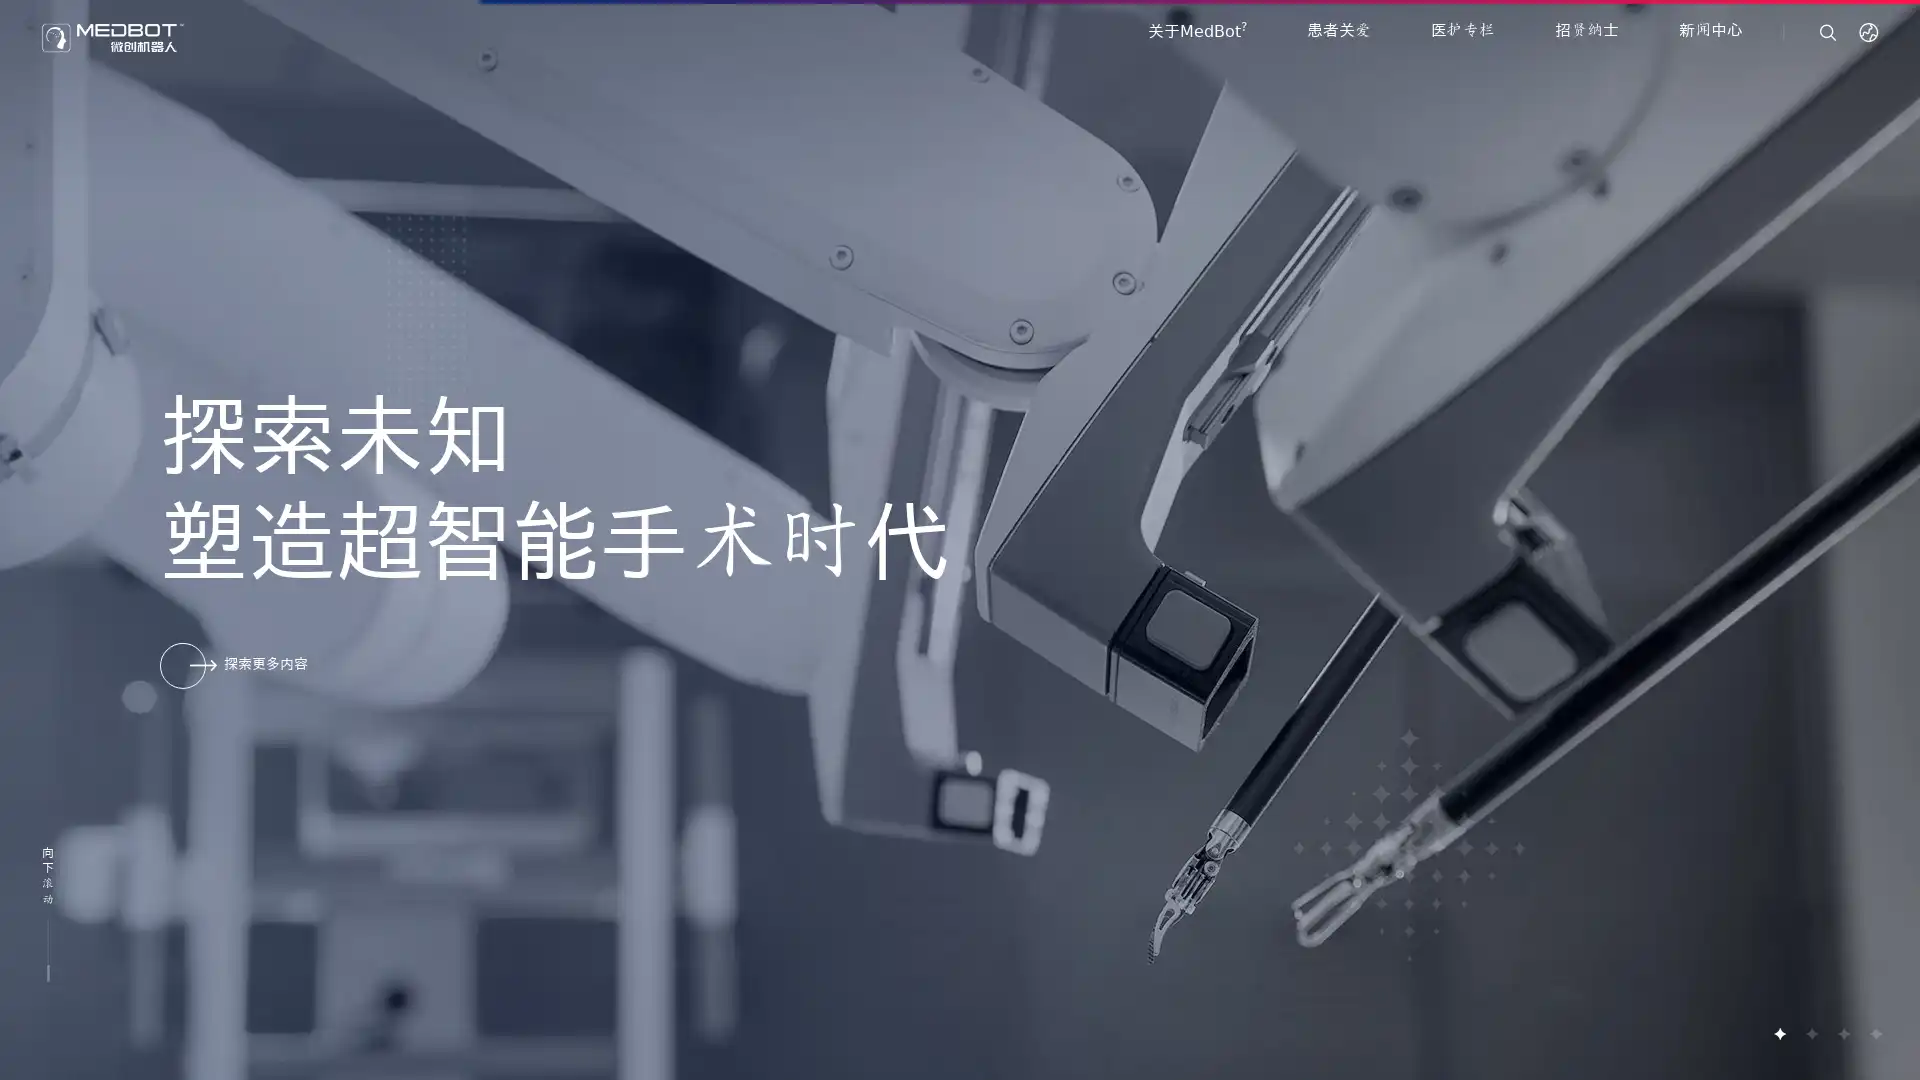  Describe the element at coordinates (1842, 1033) in the screenshot. I see `Go to slide 3` at that location.